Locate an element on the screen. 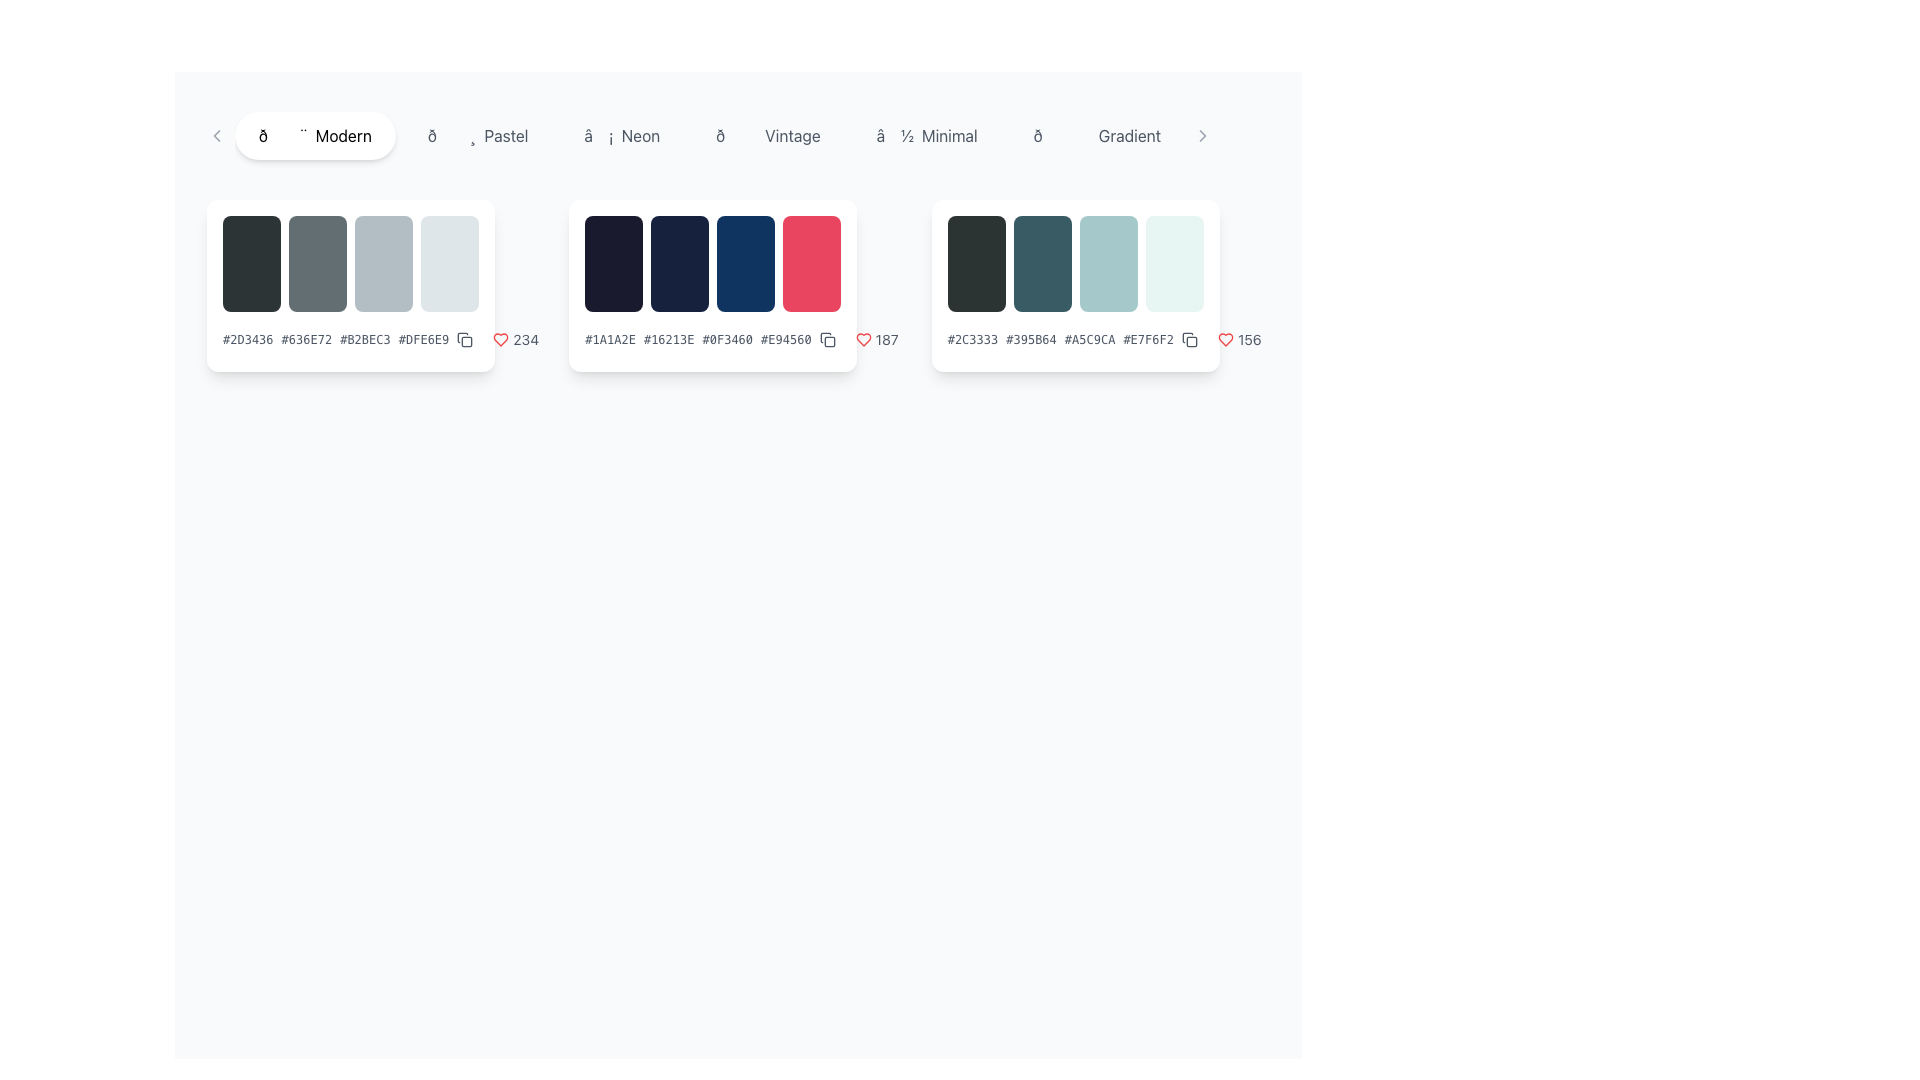  the static text element displaying the hexadecimal color code, which is the last item in a sequence of color codes below the color palette is located at coordinates (785, 338).